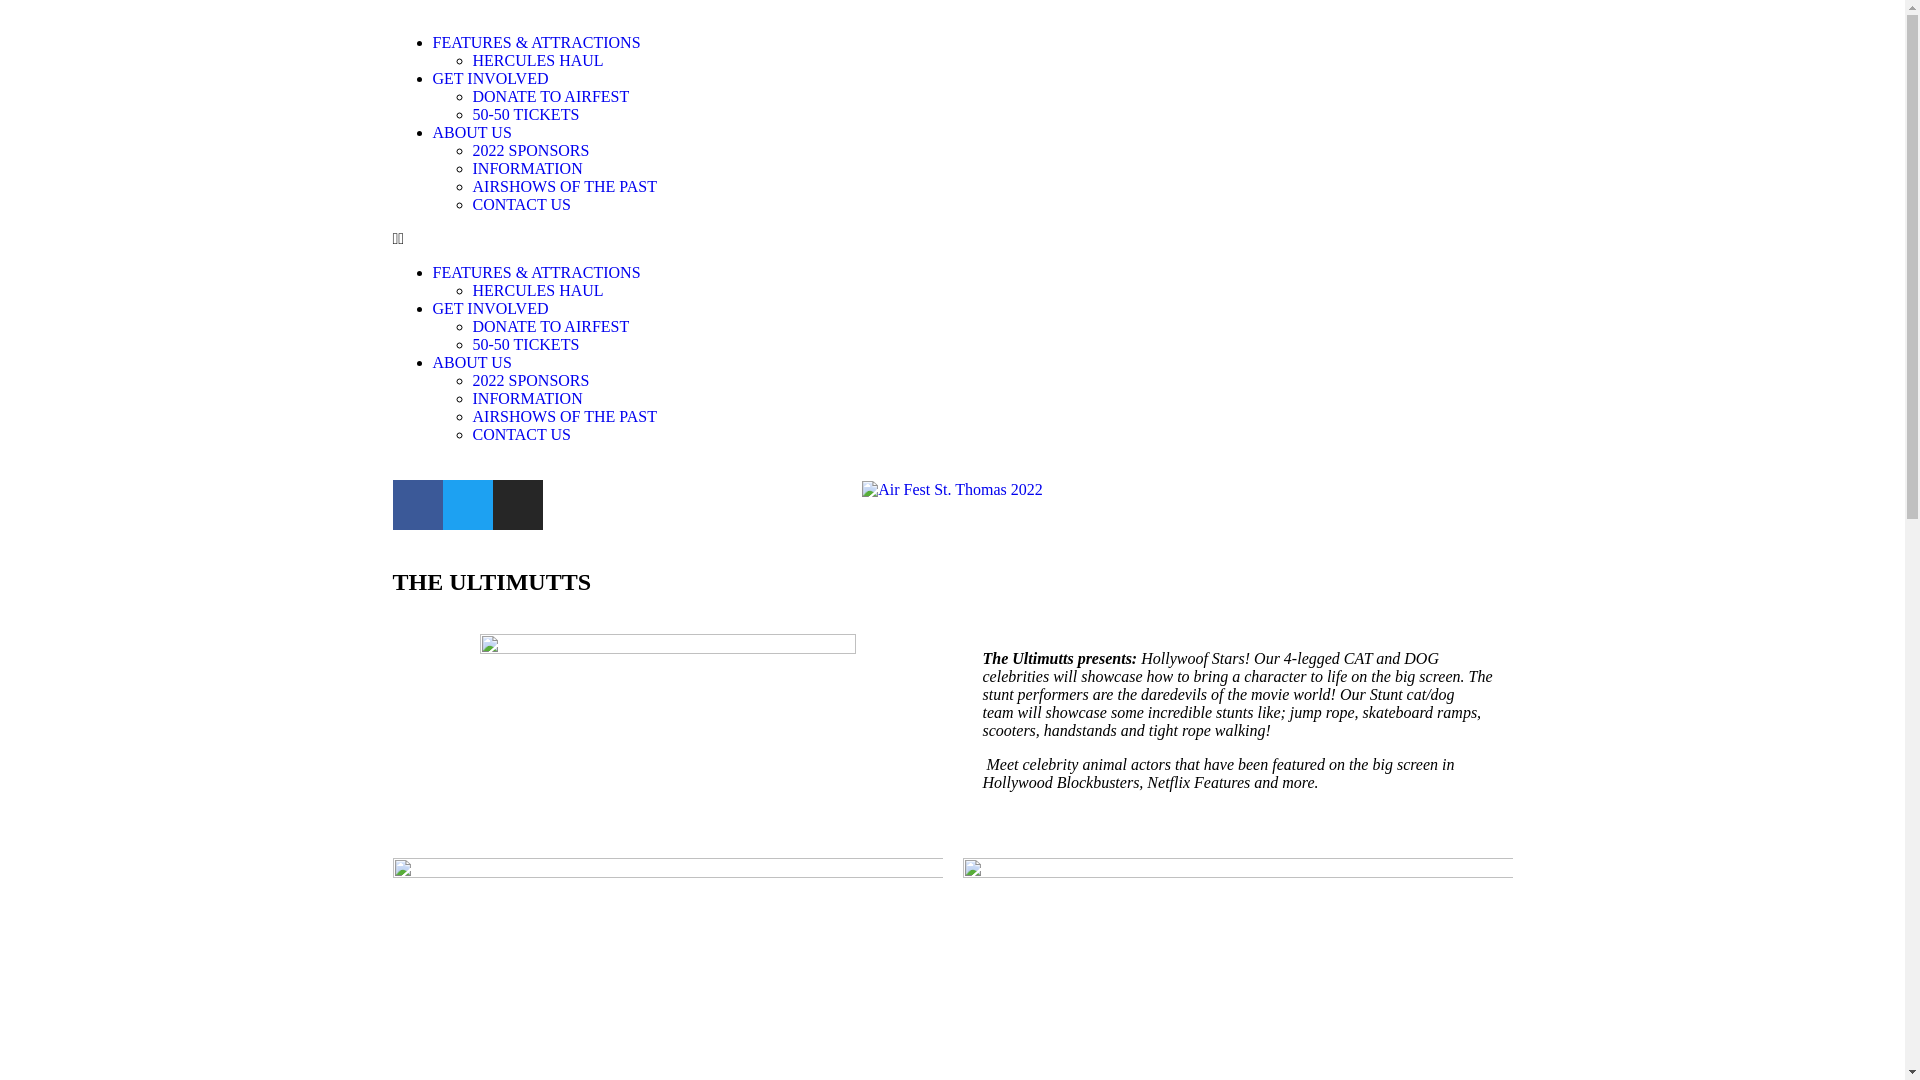 The width and height of the screenshot is (1920, 1080). I want to click on 'GET INVOLVED', so click(489, 308).